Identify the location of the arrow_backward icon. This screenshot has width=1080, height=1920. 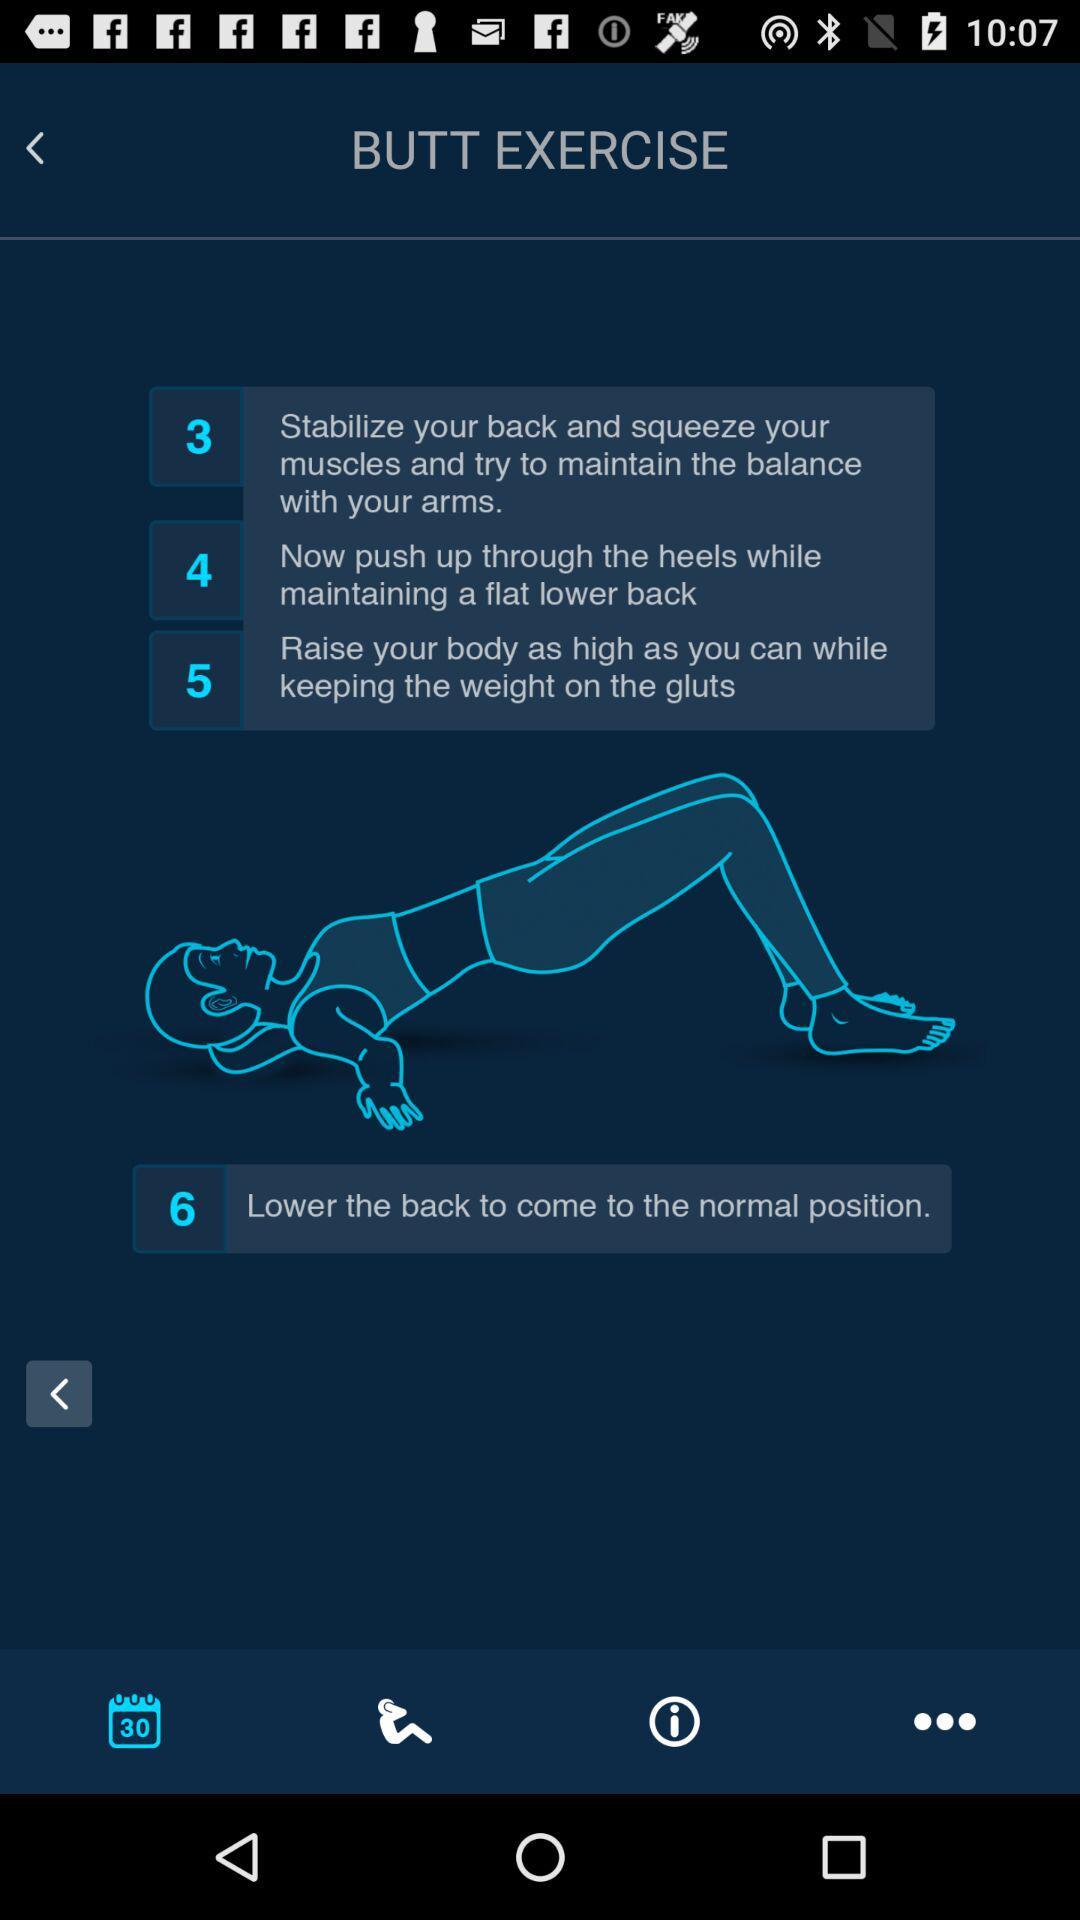
(58, 157).